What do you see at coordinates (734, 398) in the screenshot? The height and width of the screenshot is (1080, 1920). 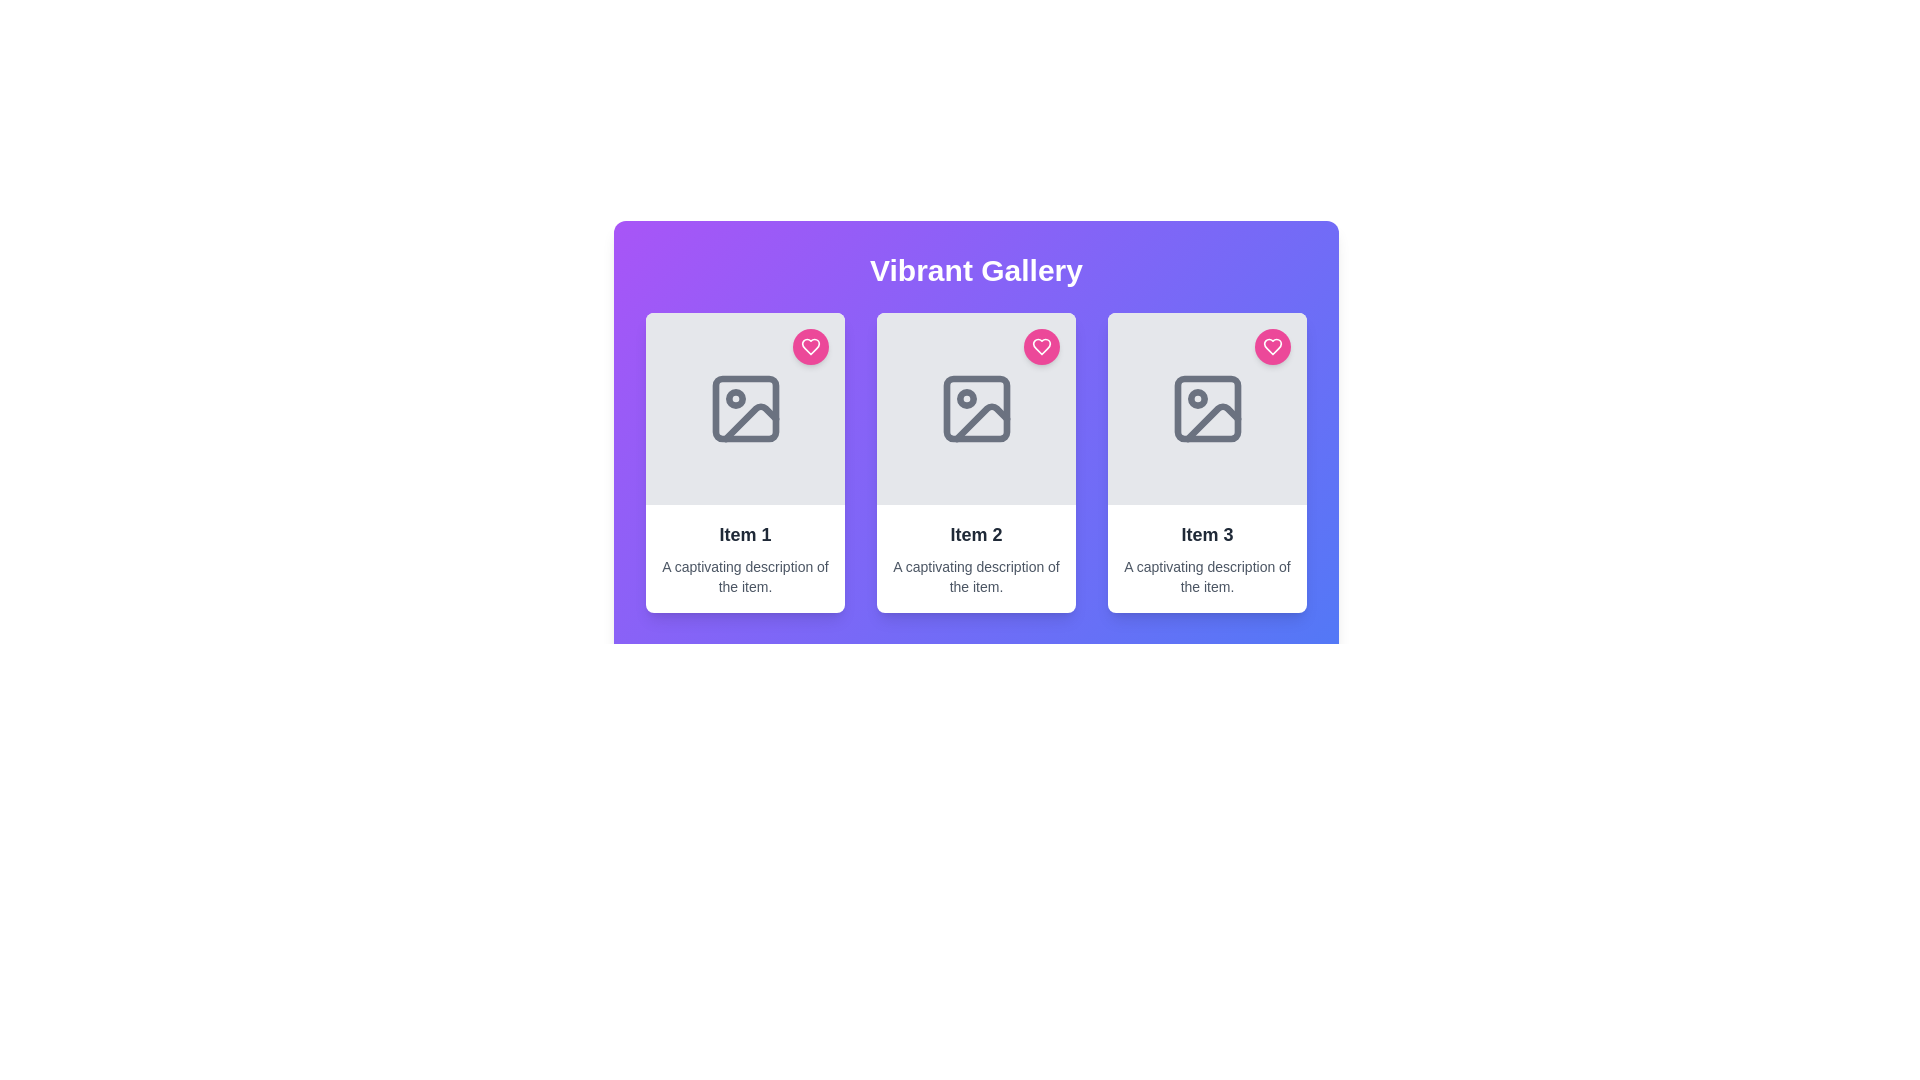 I see `the decorative visual marker or icon located in the upper-left corner of the image within the first item card ('Item 1') in the gallery` at bounding box center [734, 398].